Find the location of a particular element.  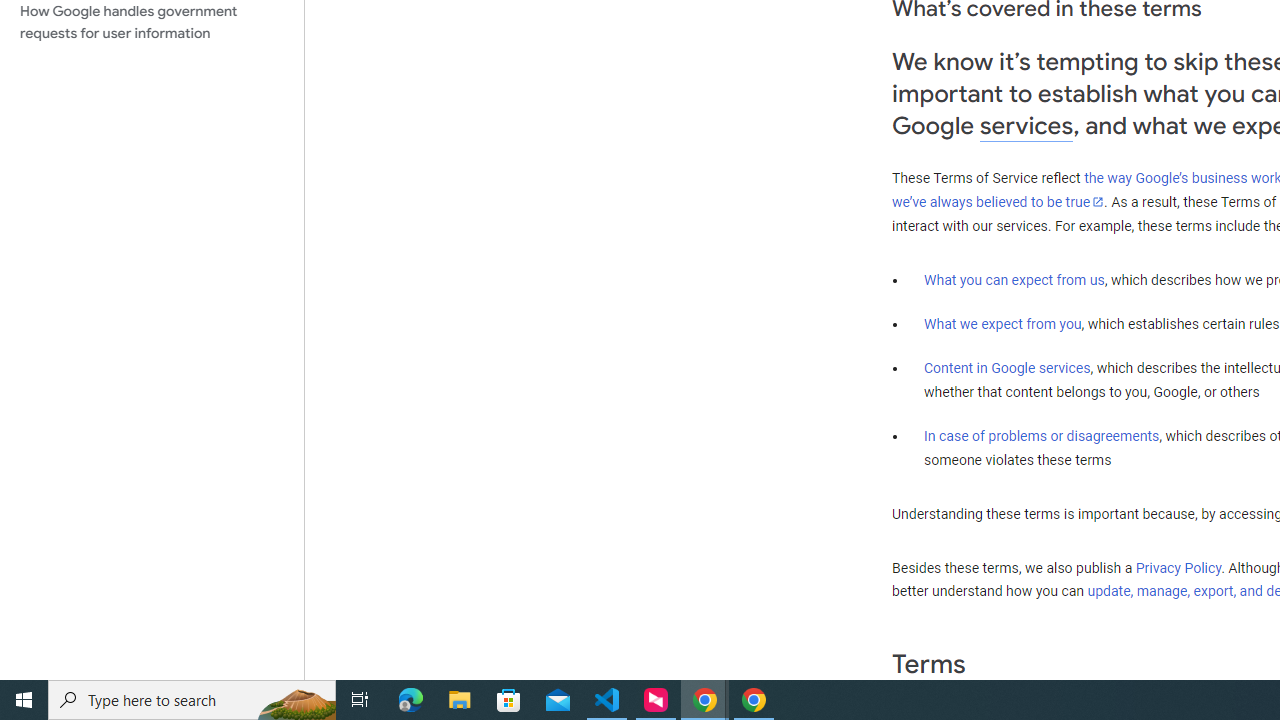

'What you can expect from us' is located at coordinates (1014, 279).